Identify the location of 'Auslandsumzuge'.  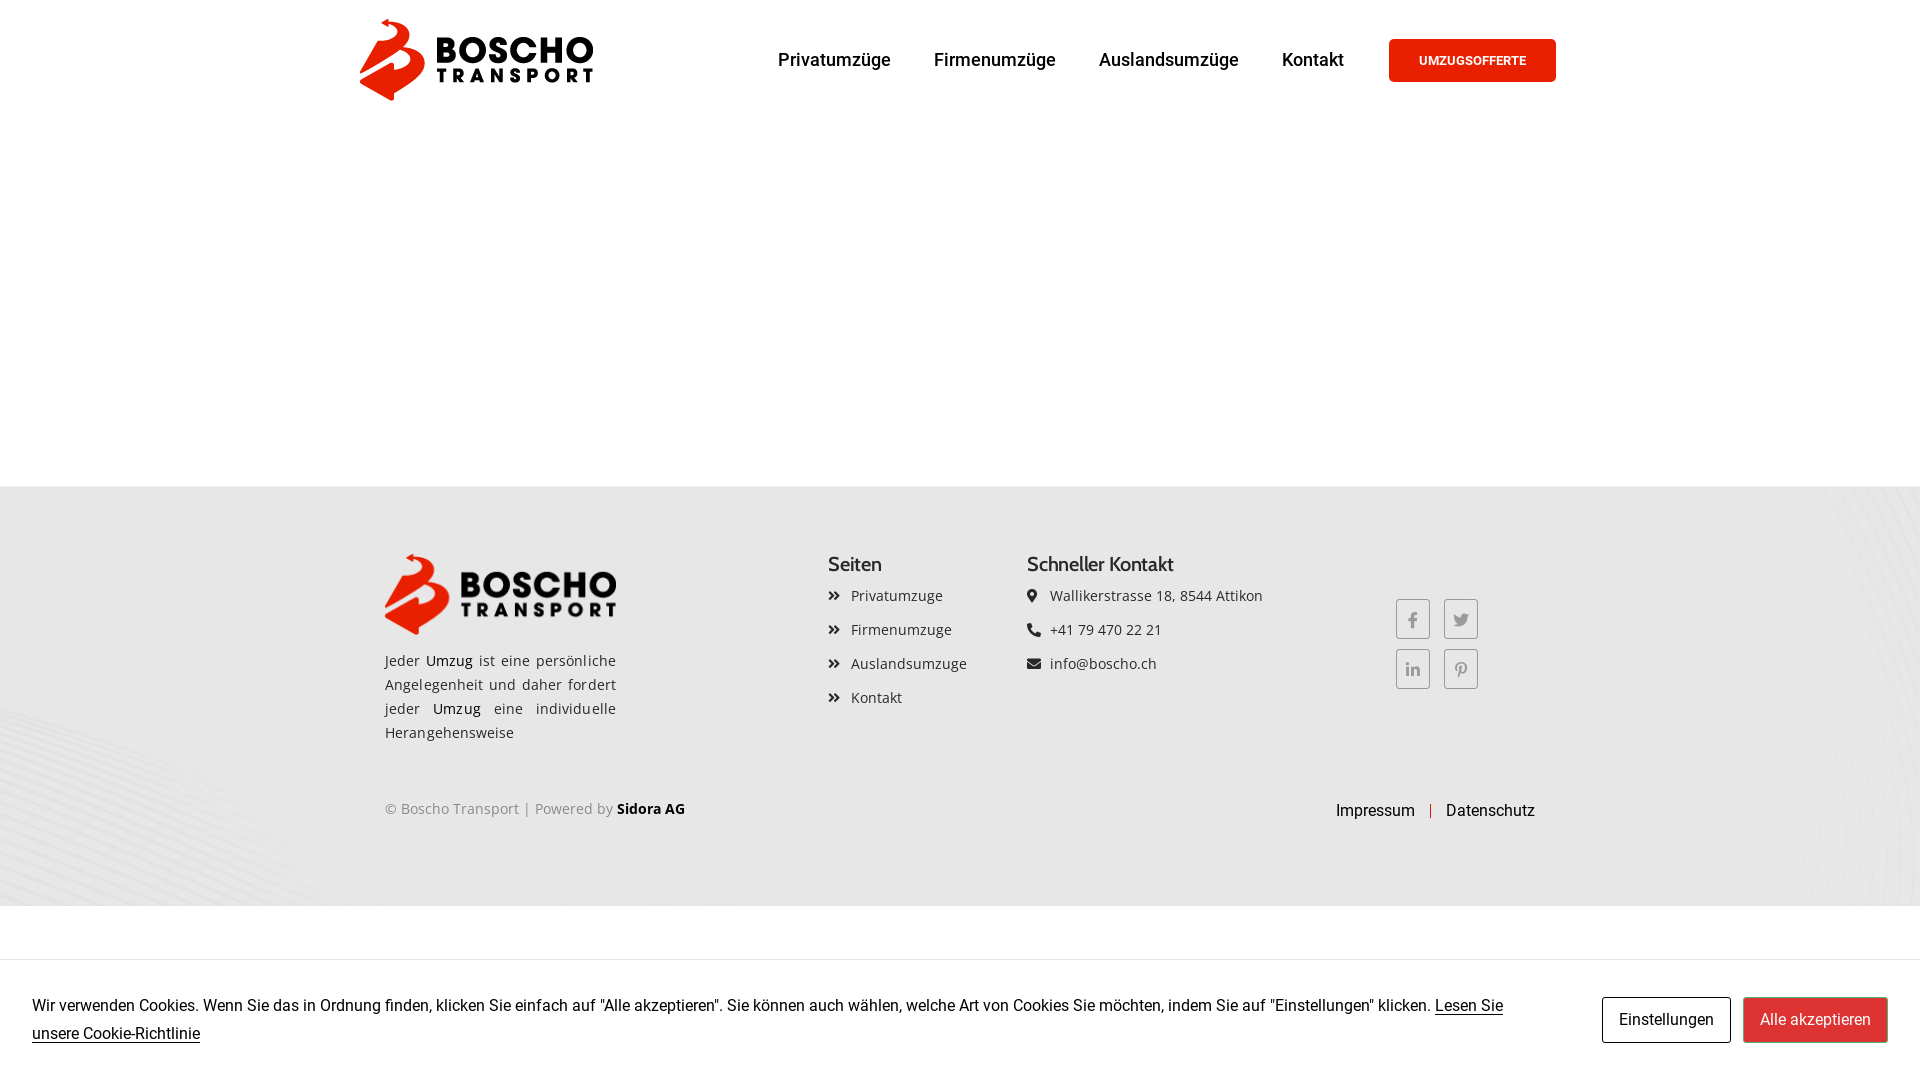
(916, 663).